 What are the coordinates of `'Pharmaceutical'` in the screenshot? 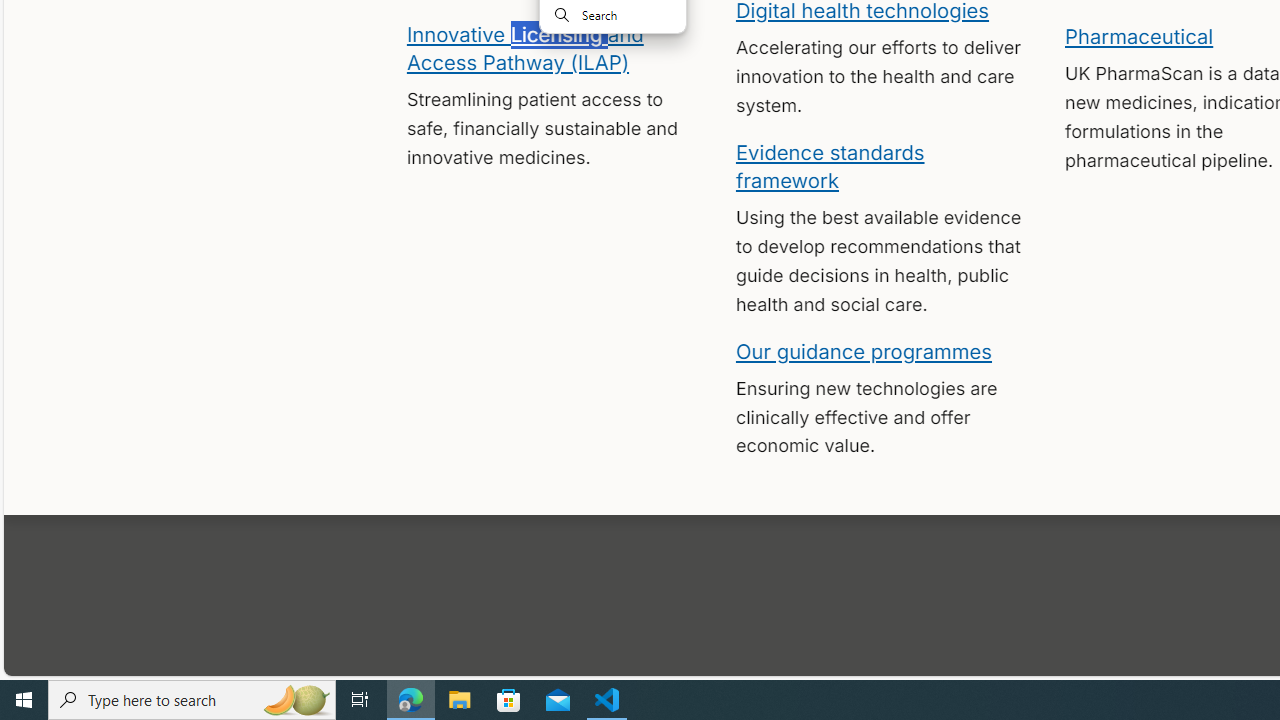 It's located at (1139, 36).